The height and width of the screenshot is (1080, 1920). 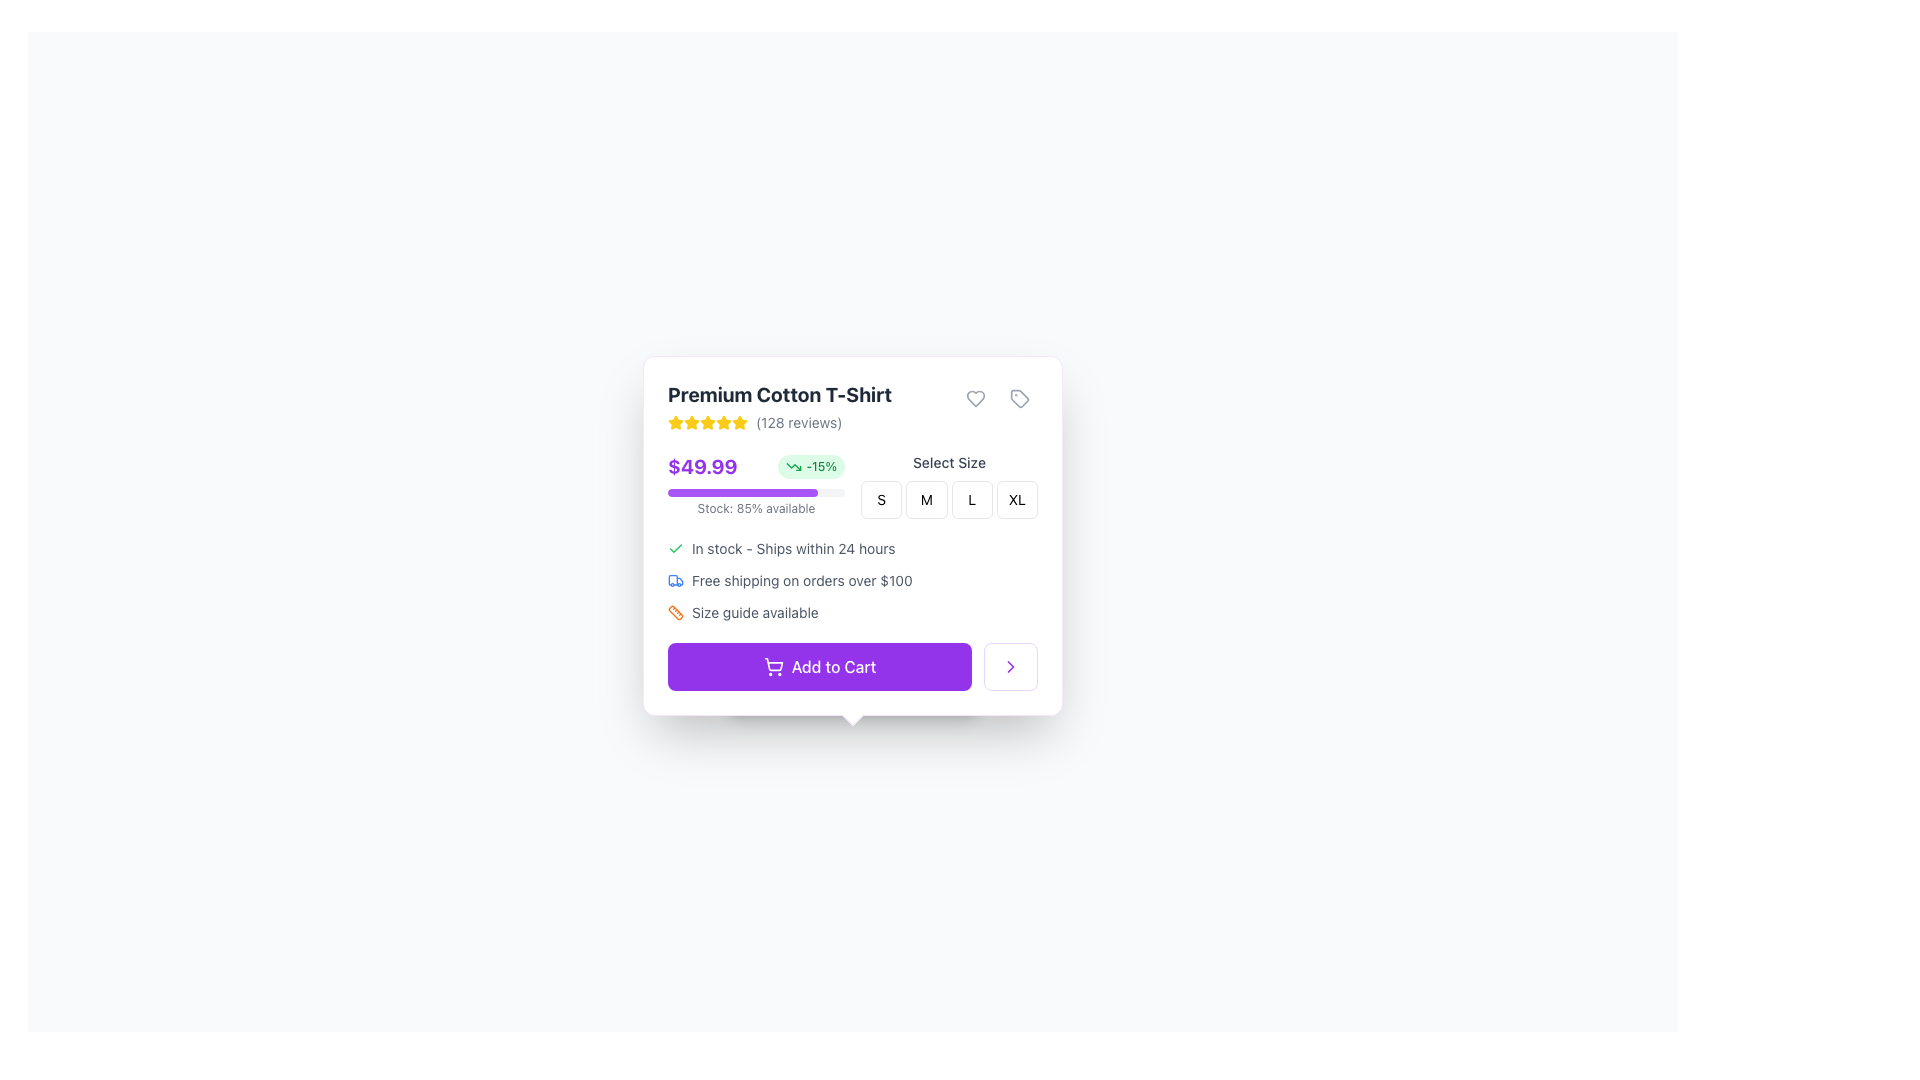 What do you see at coordinates (778, 422) in the screenshot?
I see `the static text label that reads '(128 reviews)' styled in a smaller gray font, located below the title 'Premium Cotton T-Shirt' and next to the yellow star rating section` at bounding box center [778, 422].